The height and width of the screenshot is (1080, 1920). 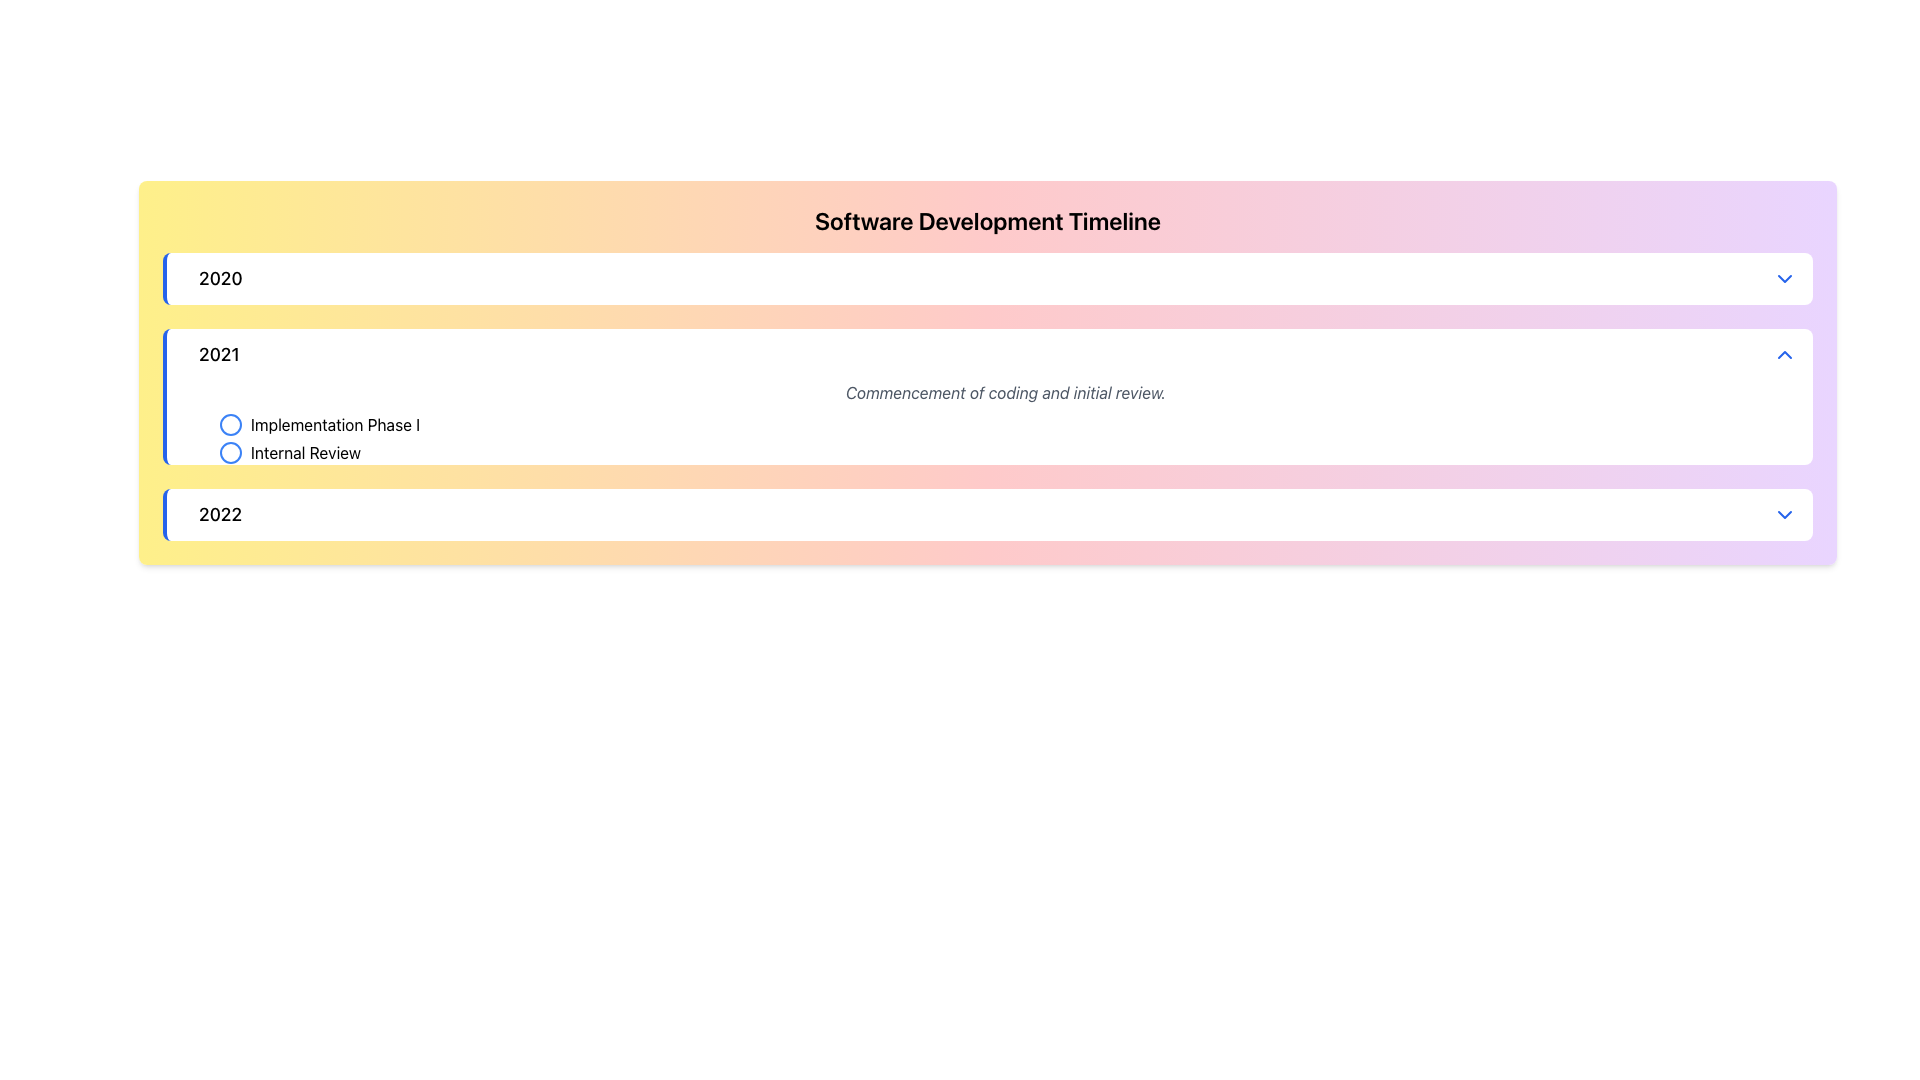 What do you see at coordinates (230, 452) in the screenshot?
I see `the icon positioned below the text '2021' and adjacent to the label 'Implementation Phase I' in the highlighted section for the year 2021` at bounding box center [230, 452].